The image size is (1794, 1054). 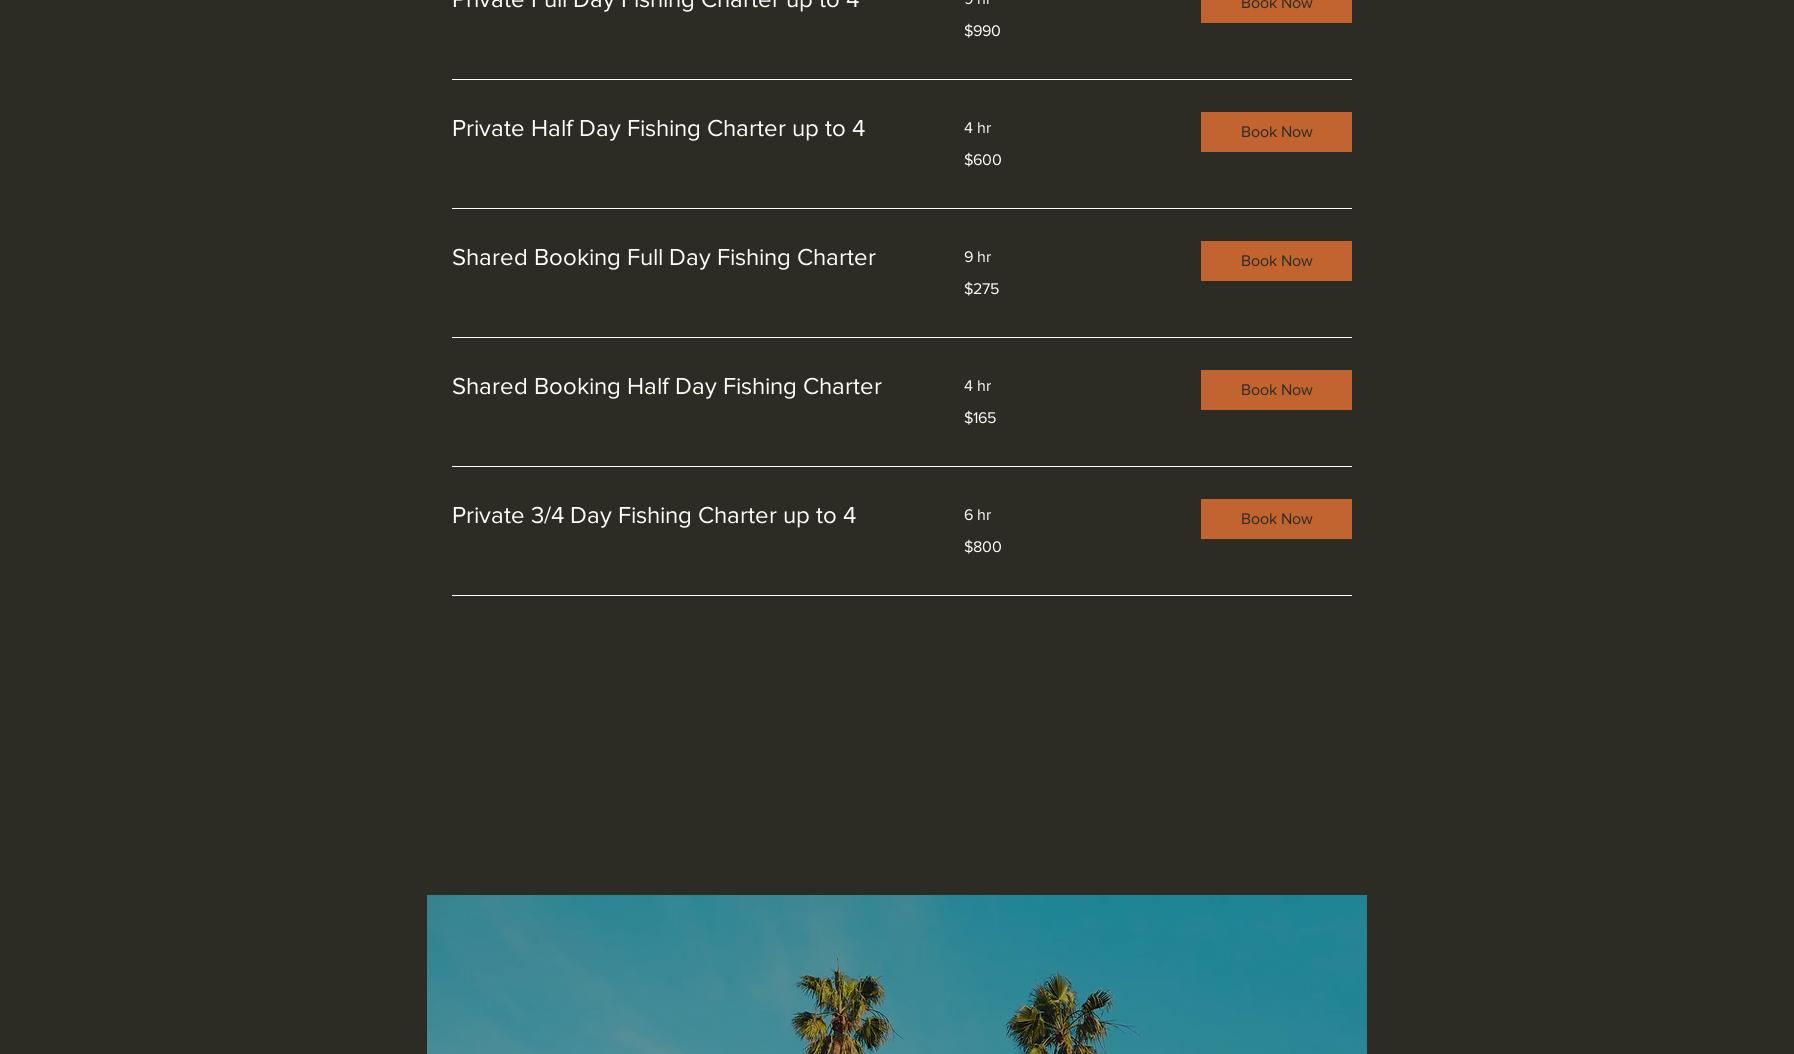 I want to click on 'Private Half Day Fishing Charter up to 4', so click(x=658, y=127).